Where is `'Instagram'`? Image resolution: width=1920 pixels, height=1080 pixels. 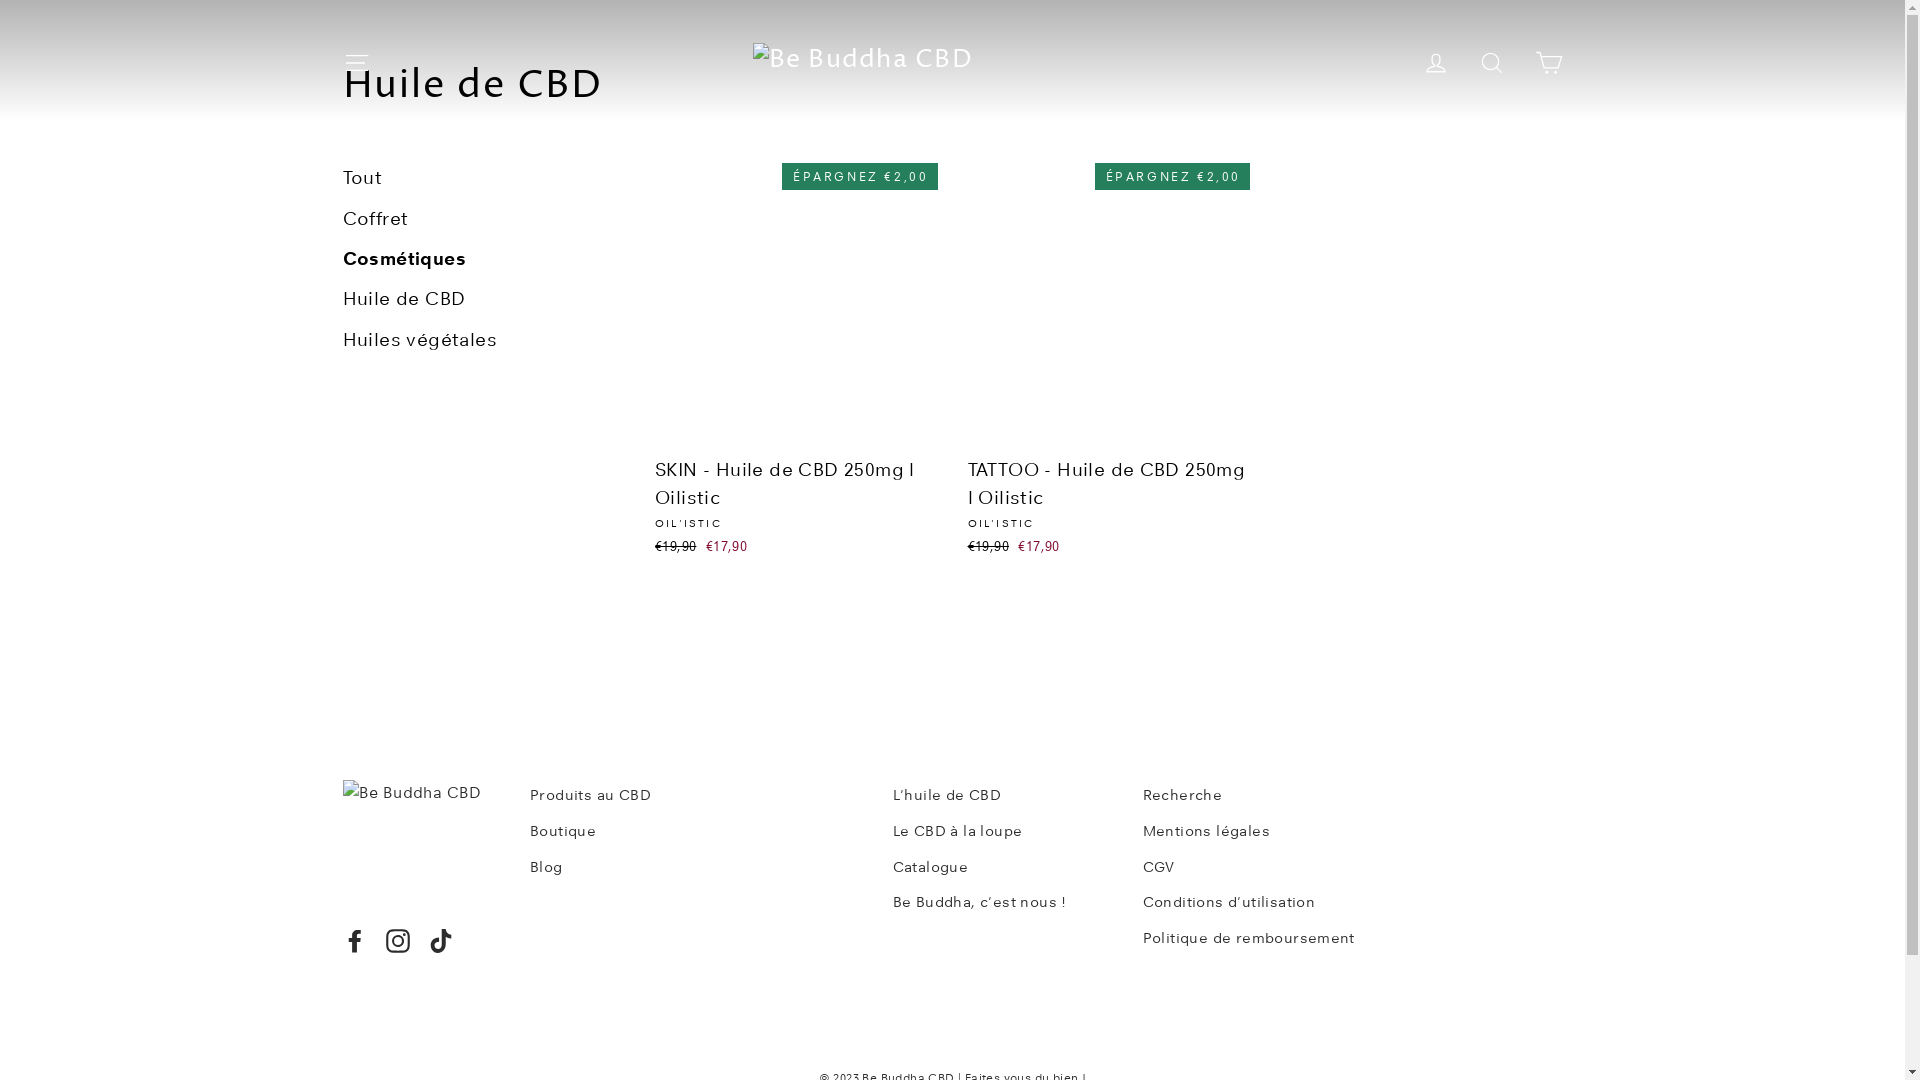
'Instagram' is located at coordinates (398, 940).